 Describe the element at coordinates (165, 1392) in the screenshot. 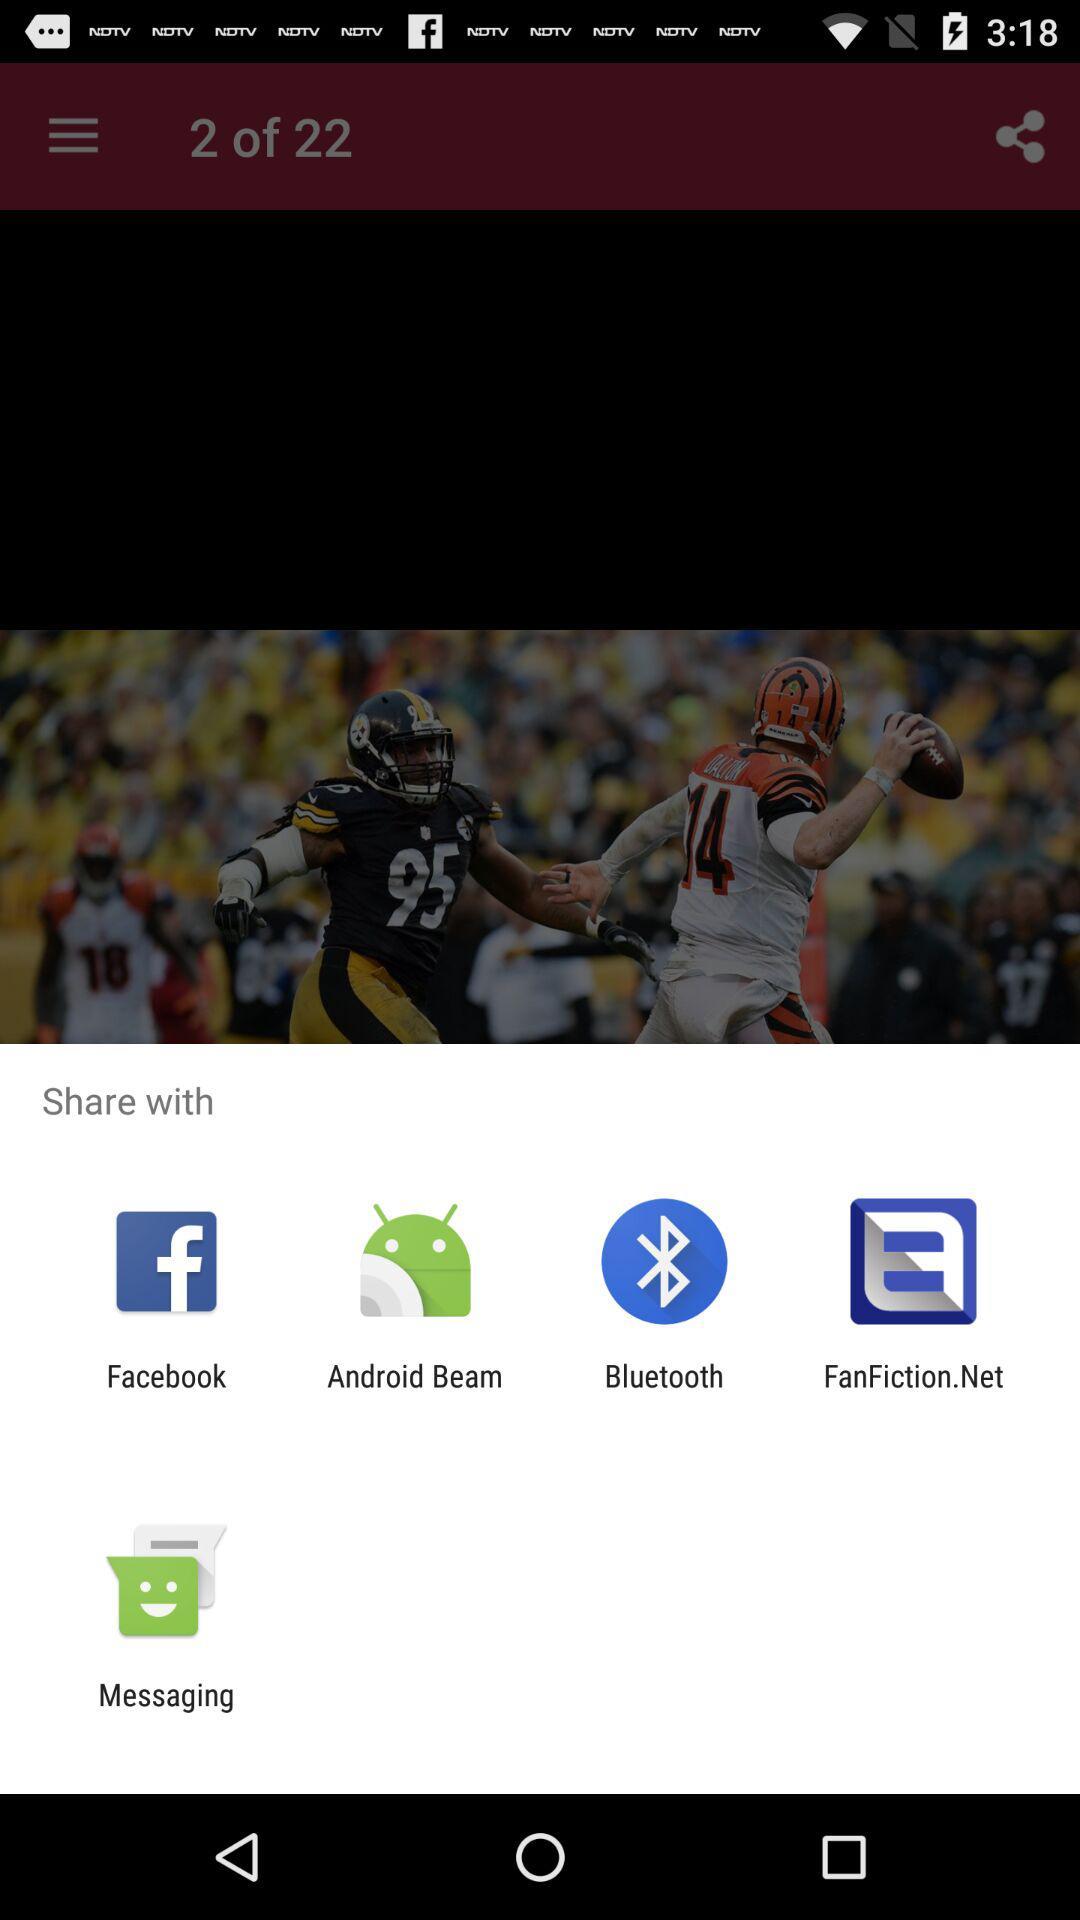

I see `the app to the left of android beam item` at that location.